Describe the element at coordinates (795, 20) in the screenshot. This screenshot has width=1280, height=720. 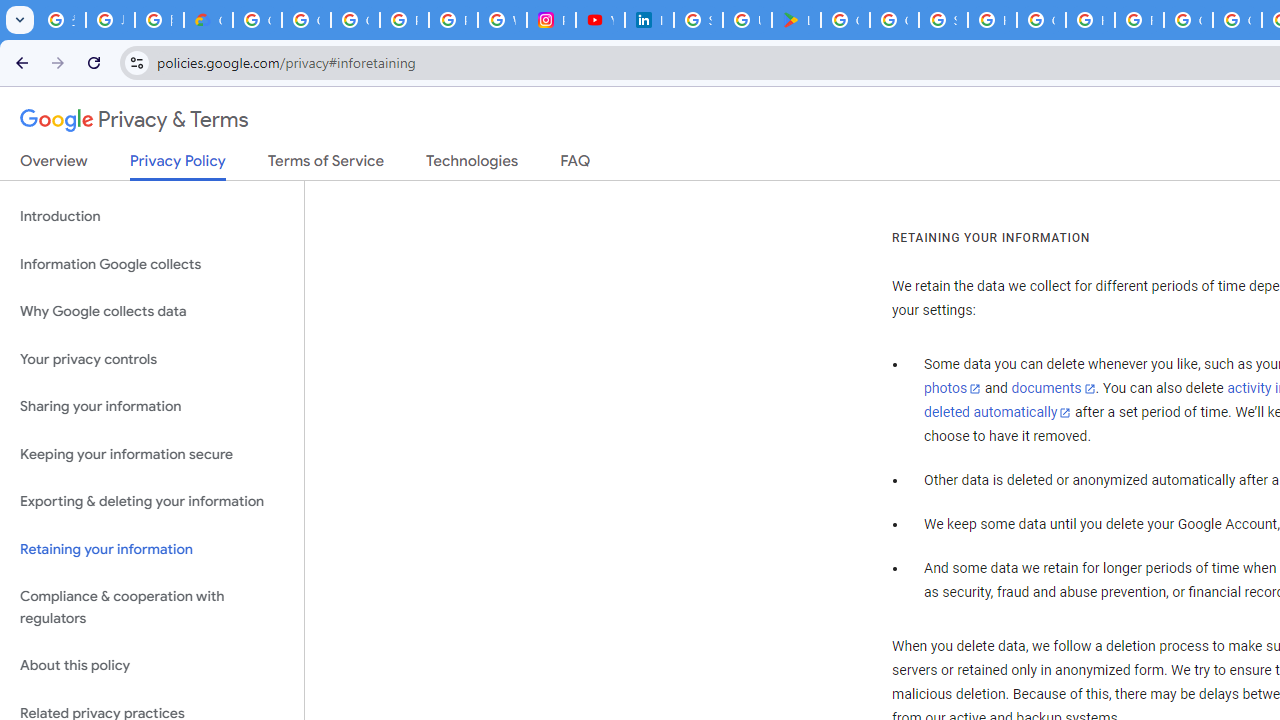
I see `'Last Shelter: Survival - Apps on Google Play'` at that location.